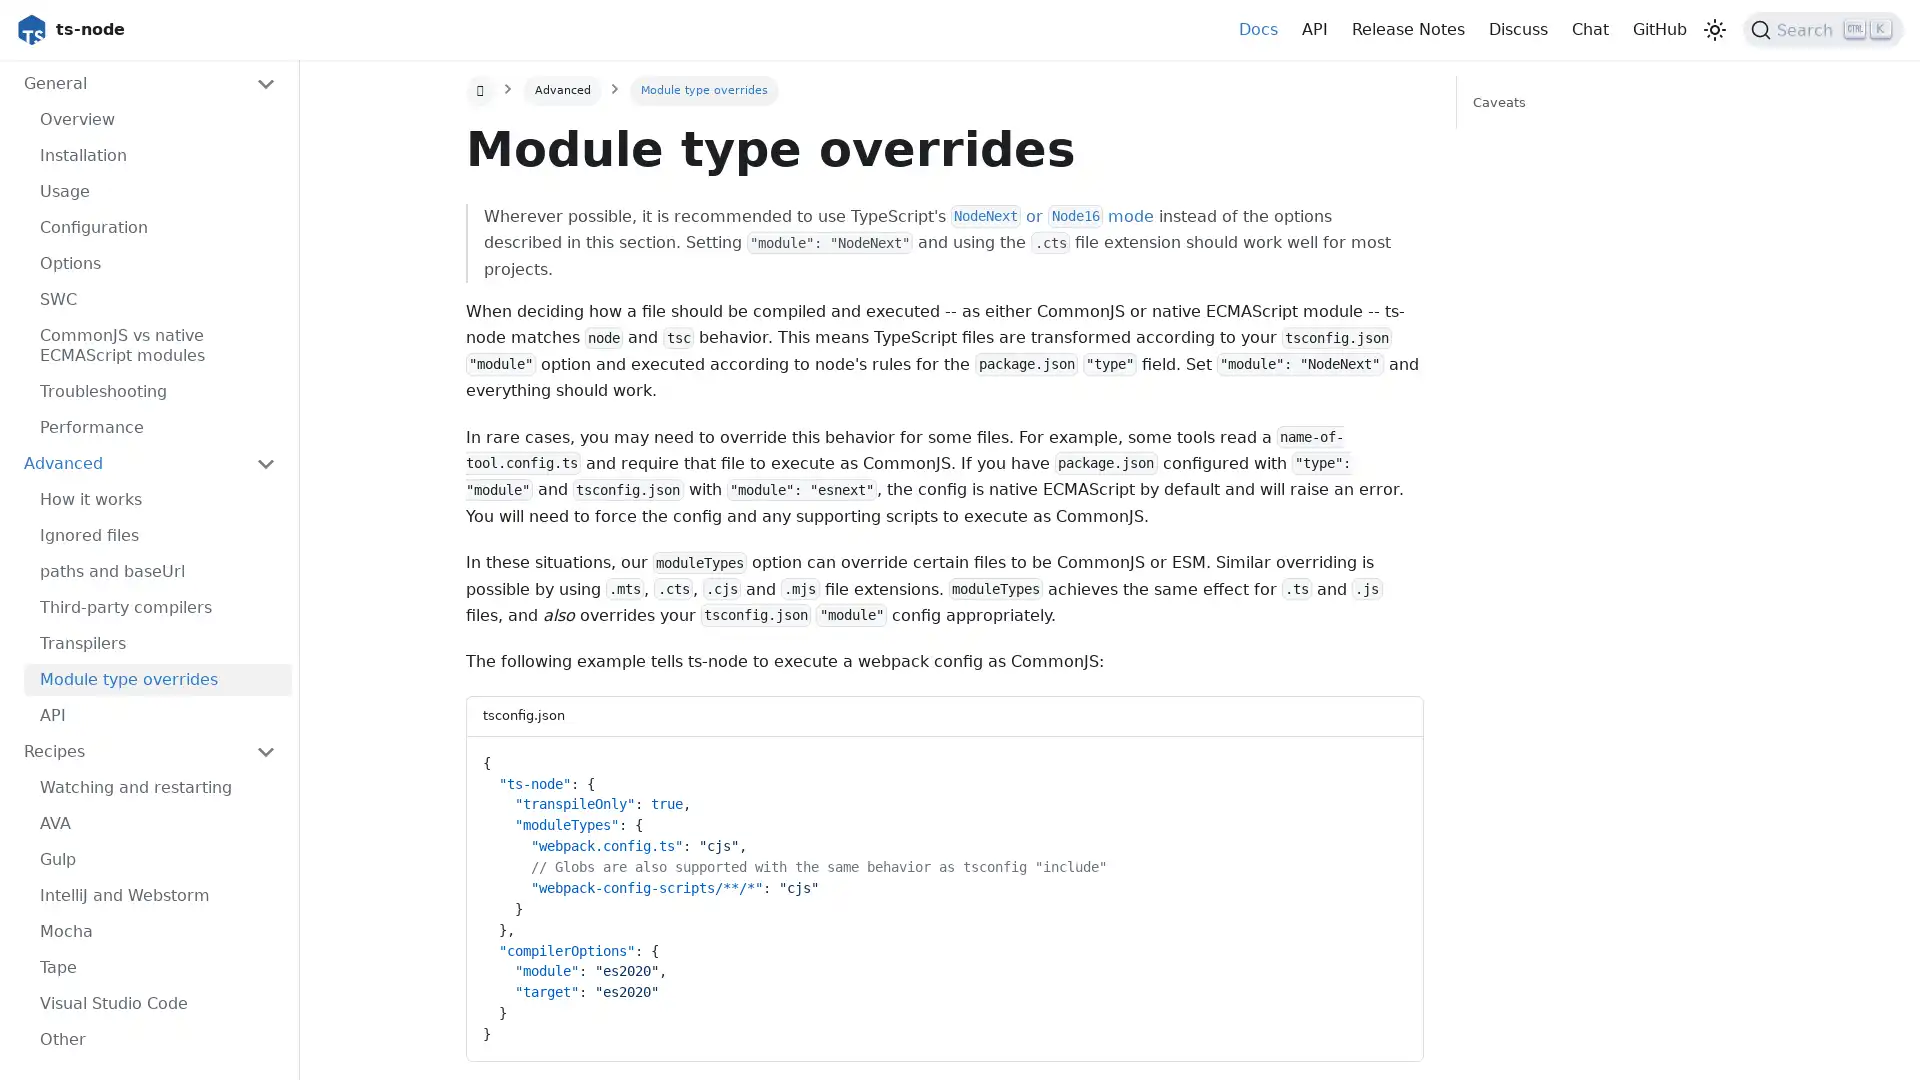  I want to click on Search, so click(1823, 30).